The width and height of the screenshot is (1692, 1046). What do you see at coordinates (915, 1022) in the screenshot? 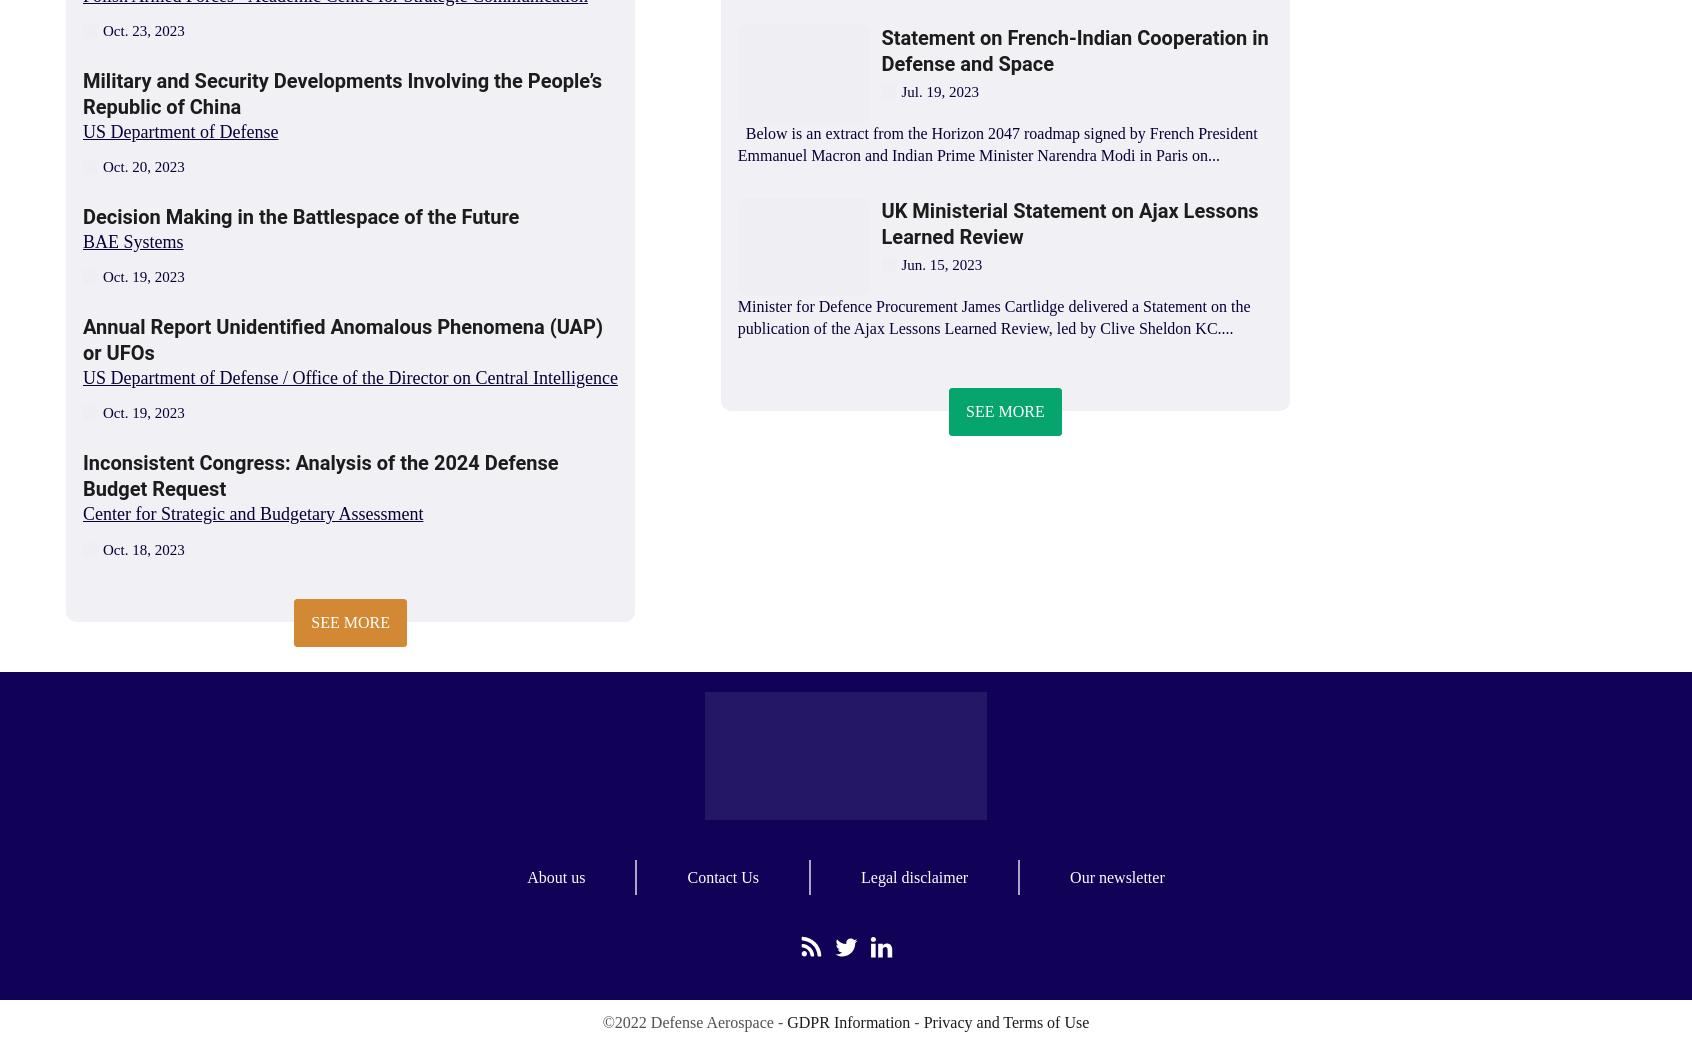
I see `'-'` at bounding box center [915, 1022].